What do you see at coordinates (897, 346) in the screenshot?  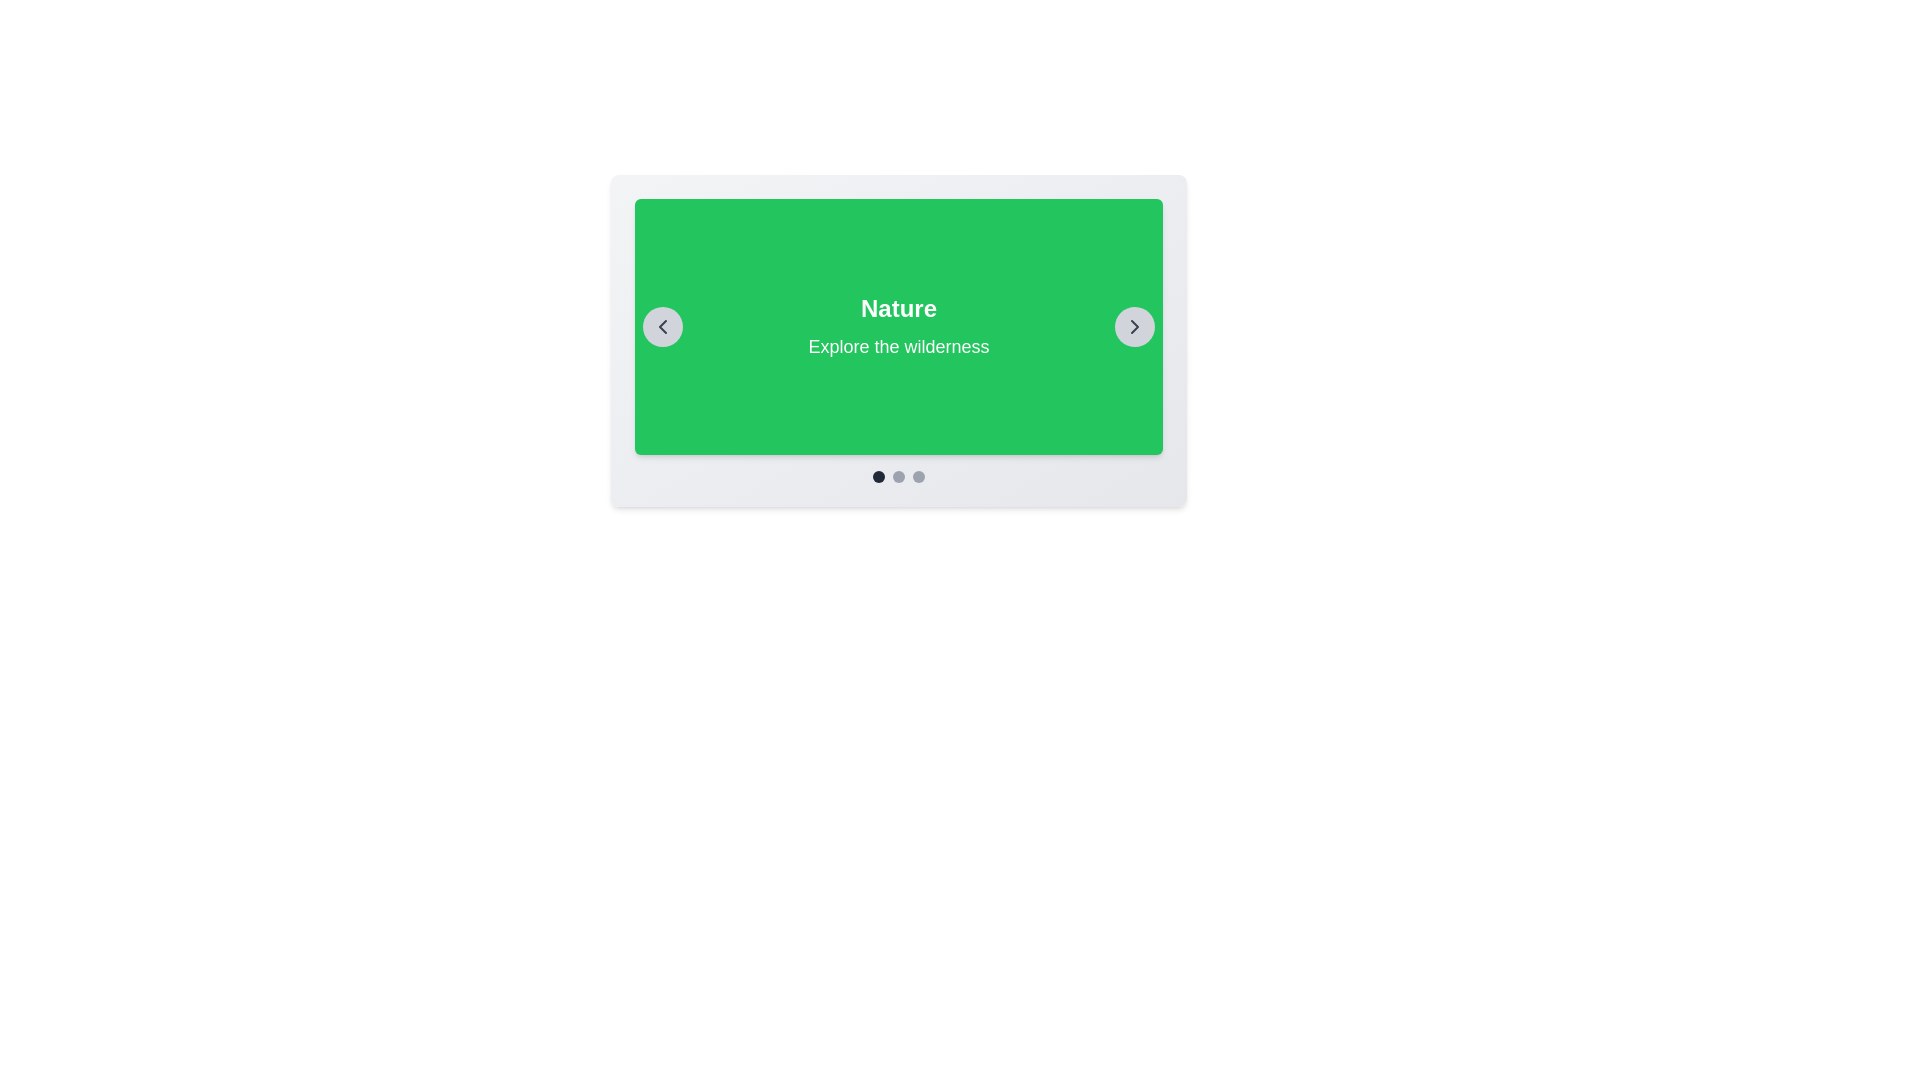 I see `the static text label providing supplementary information below the 'Nature' title within the green rectangular card` at bounding box center [897, 346].